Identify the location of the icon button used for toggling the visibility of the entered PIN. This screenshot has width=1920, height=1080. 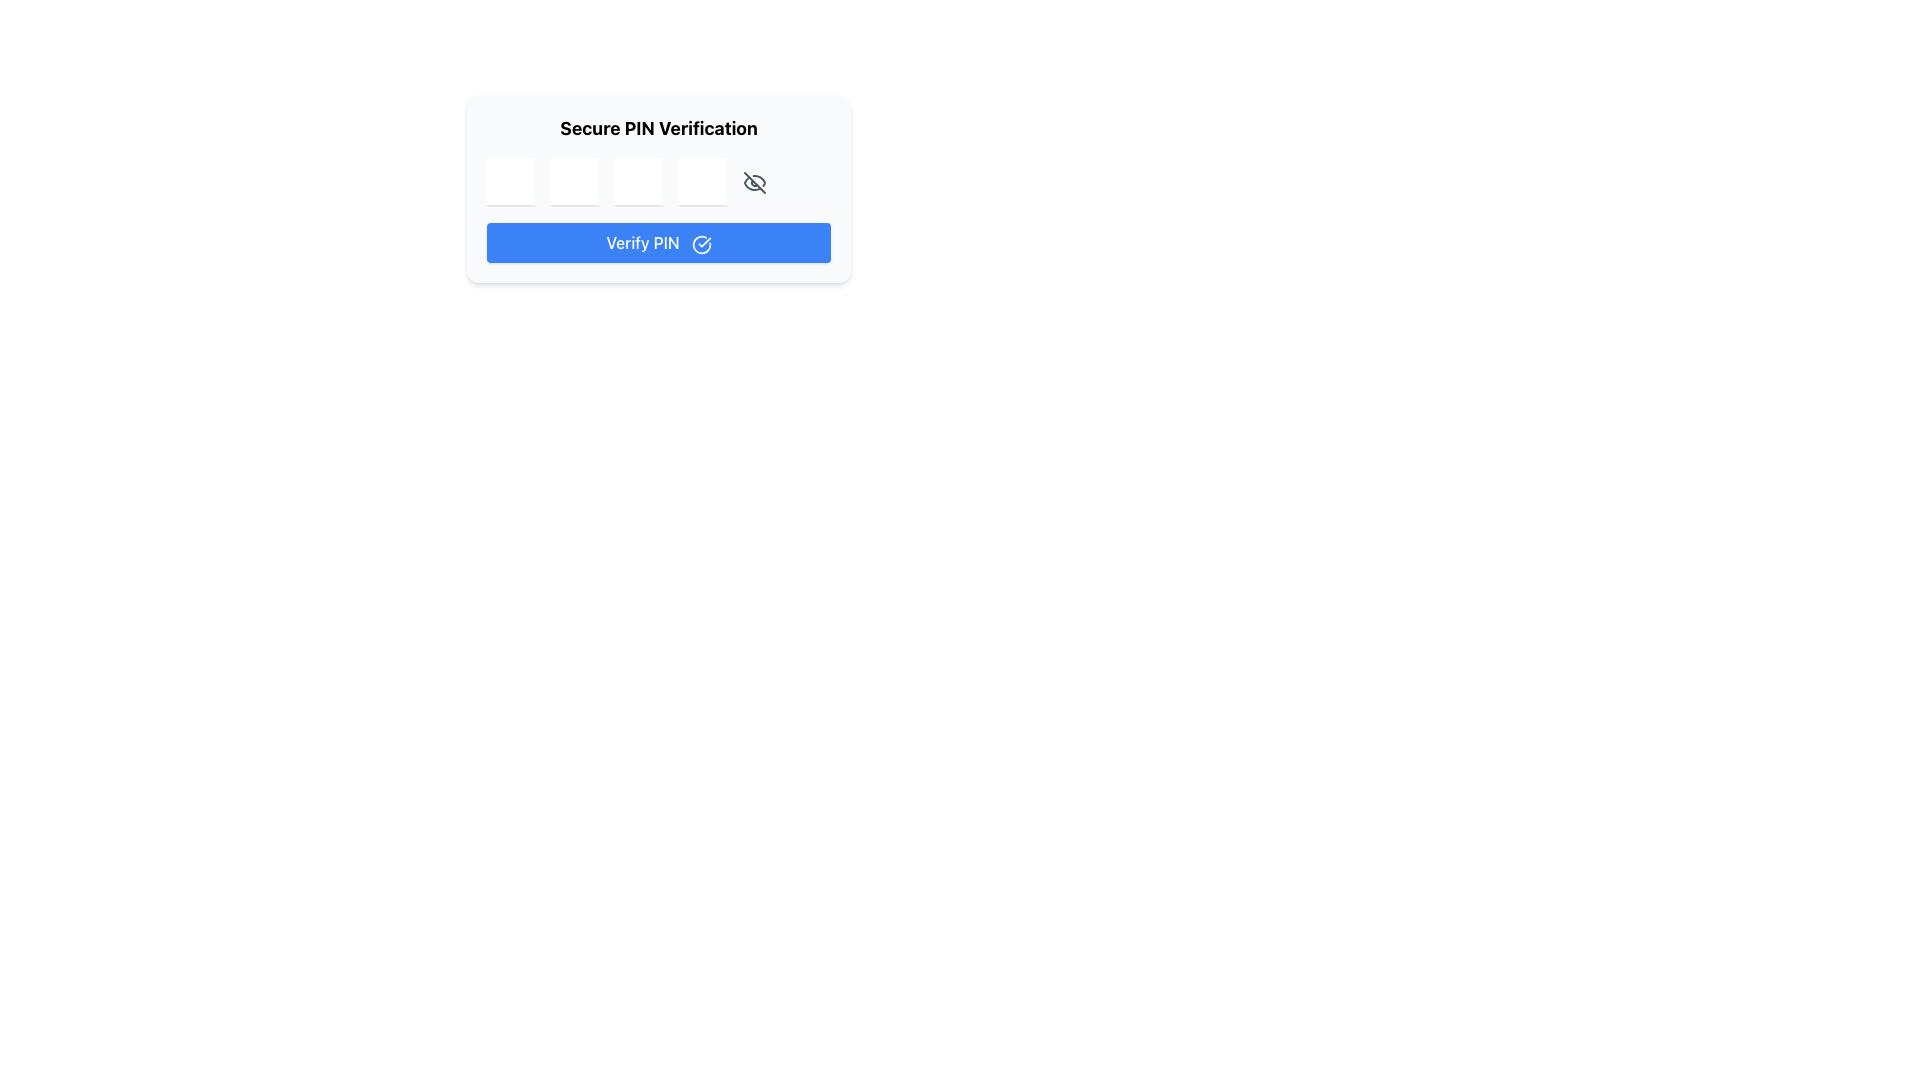
(753, 182).